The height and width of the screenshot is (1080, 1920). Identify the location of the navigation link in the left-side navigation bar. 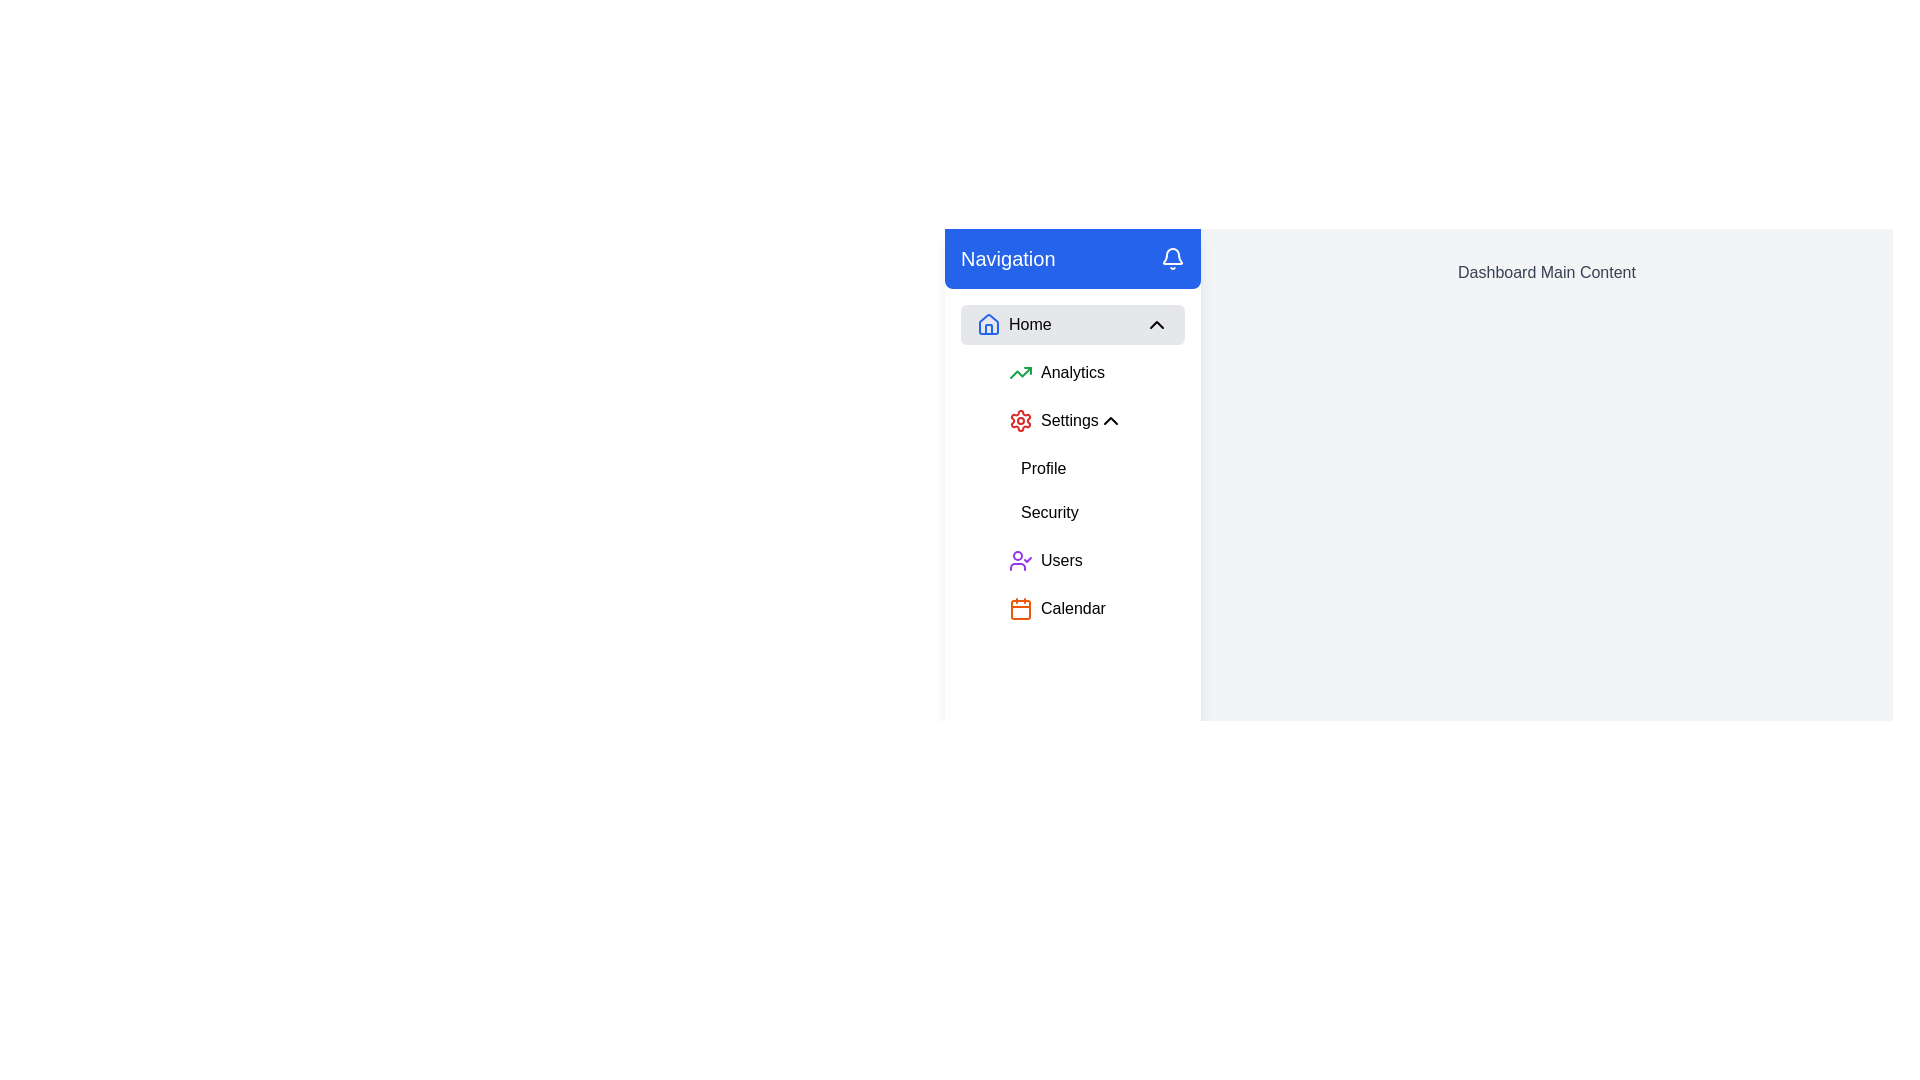
(1052, 419).